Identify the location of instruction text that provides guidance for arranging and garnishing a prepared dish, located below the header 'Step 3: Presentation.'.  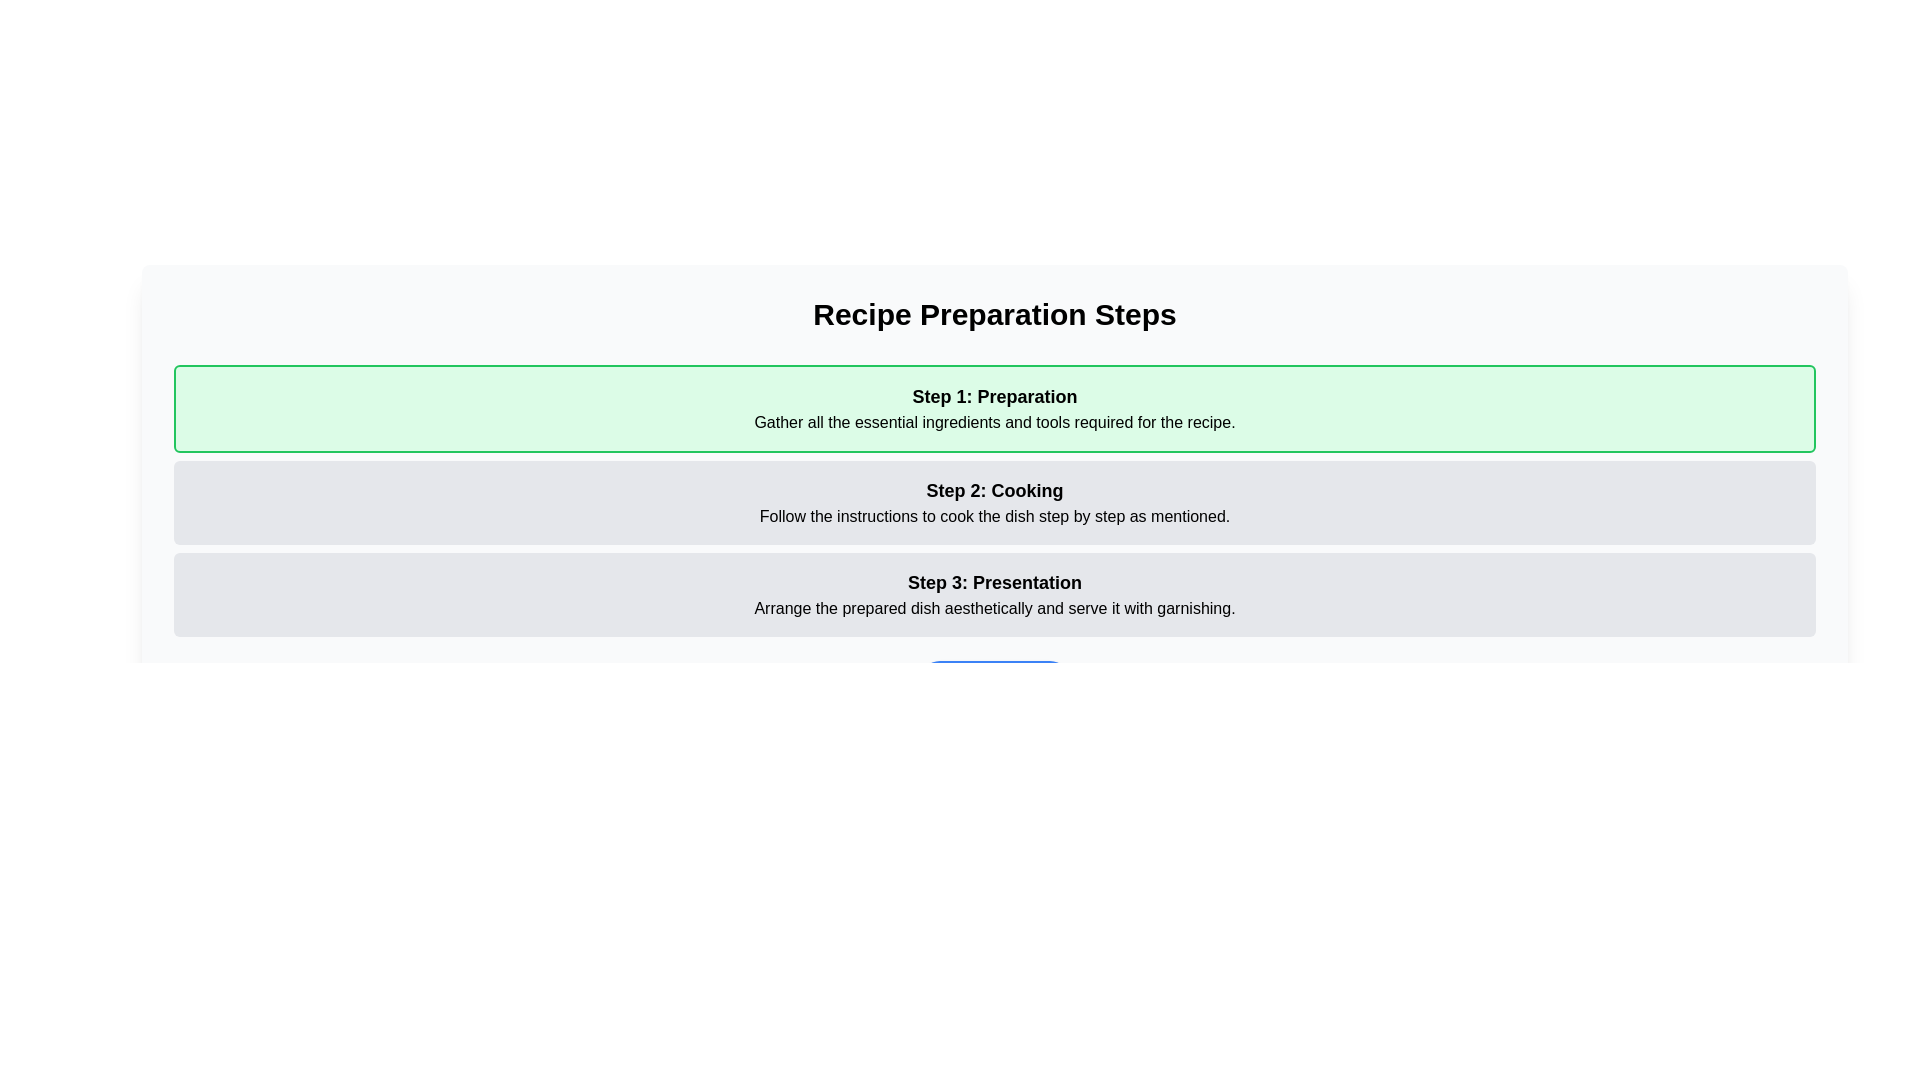
(994, 608).